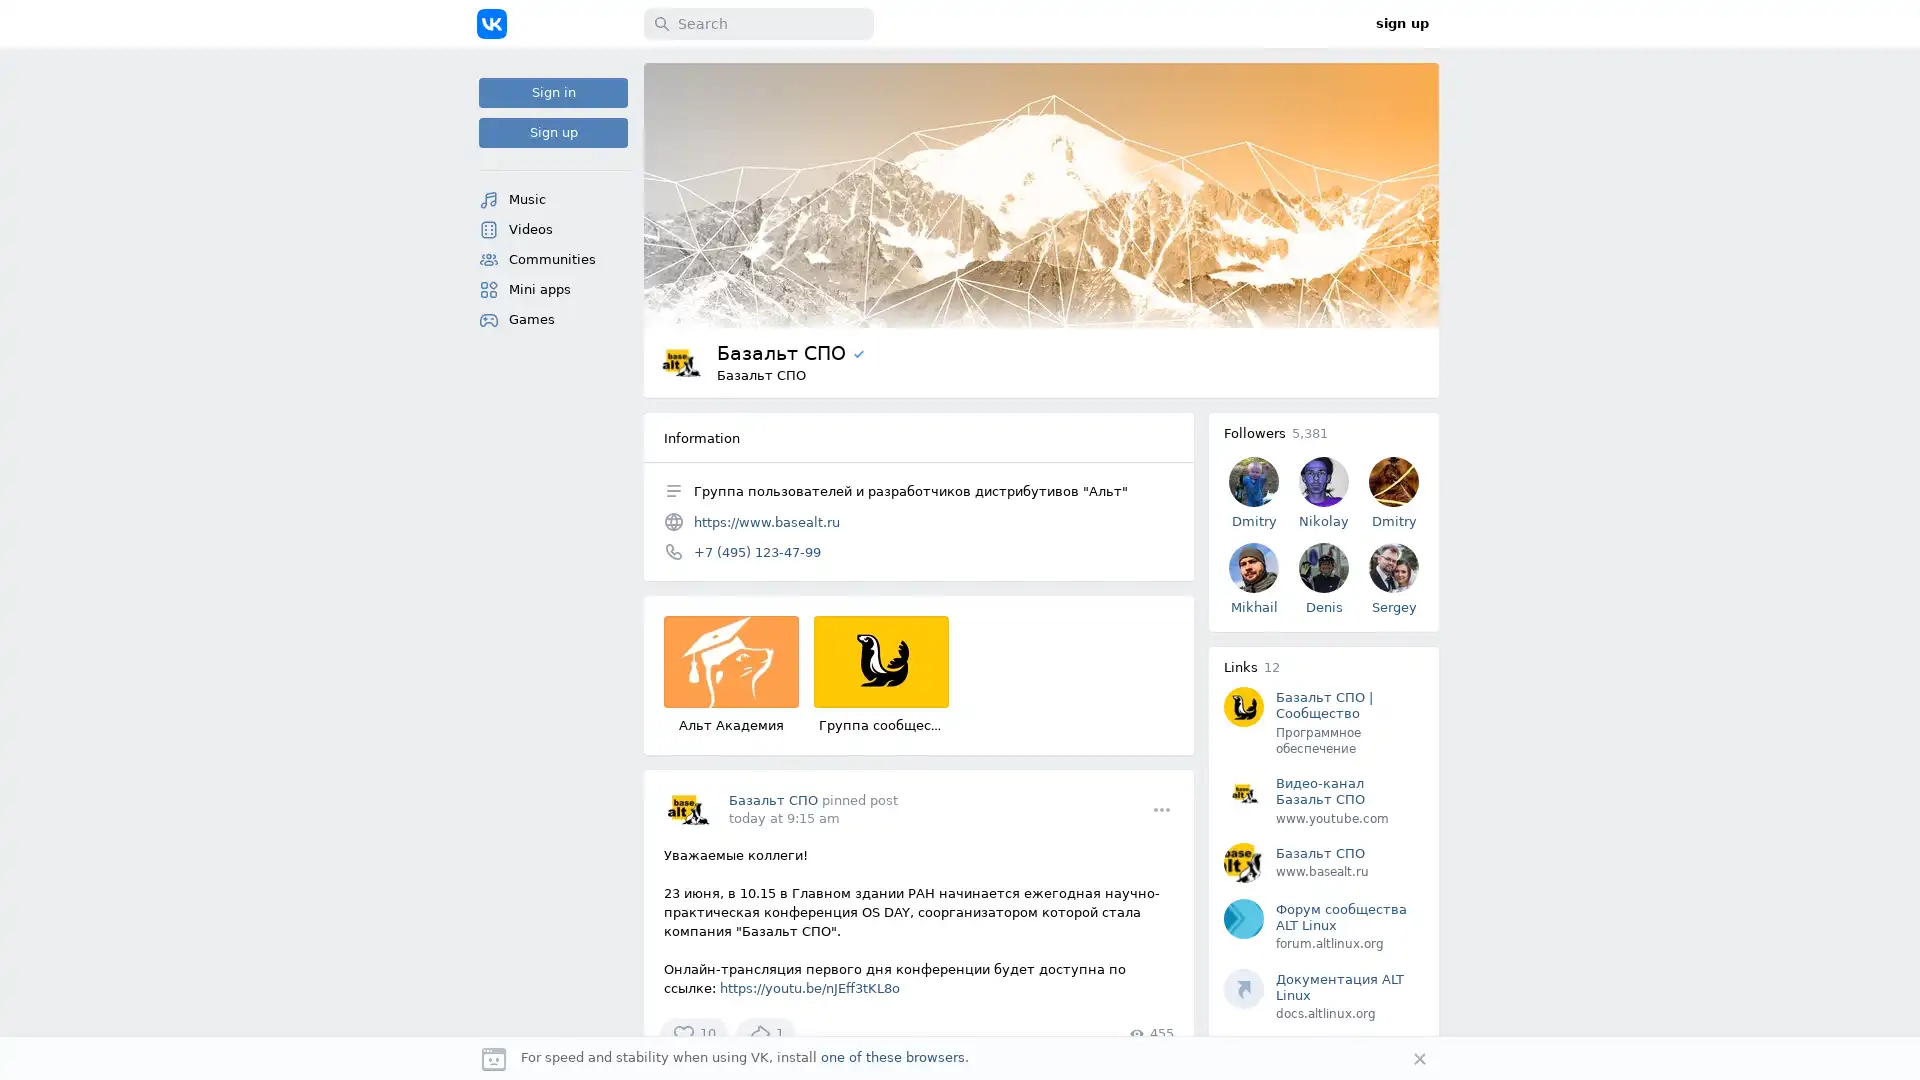 Image resolution: width=1920 pixels, height=1080 pixels. What do you see at coordinates (765, 1033) in the screenshot?
I see `1 share` at bounding box center [765, 1033].